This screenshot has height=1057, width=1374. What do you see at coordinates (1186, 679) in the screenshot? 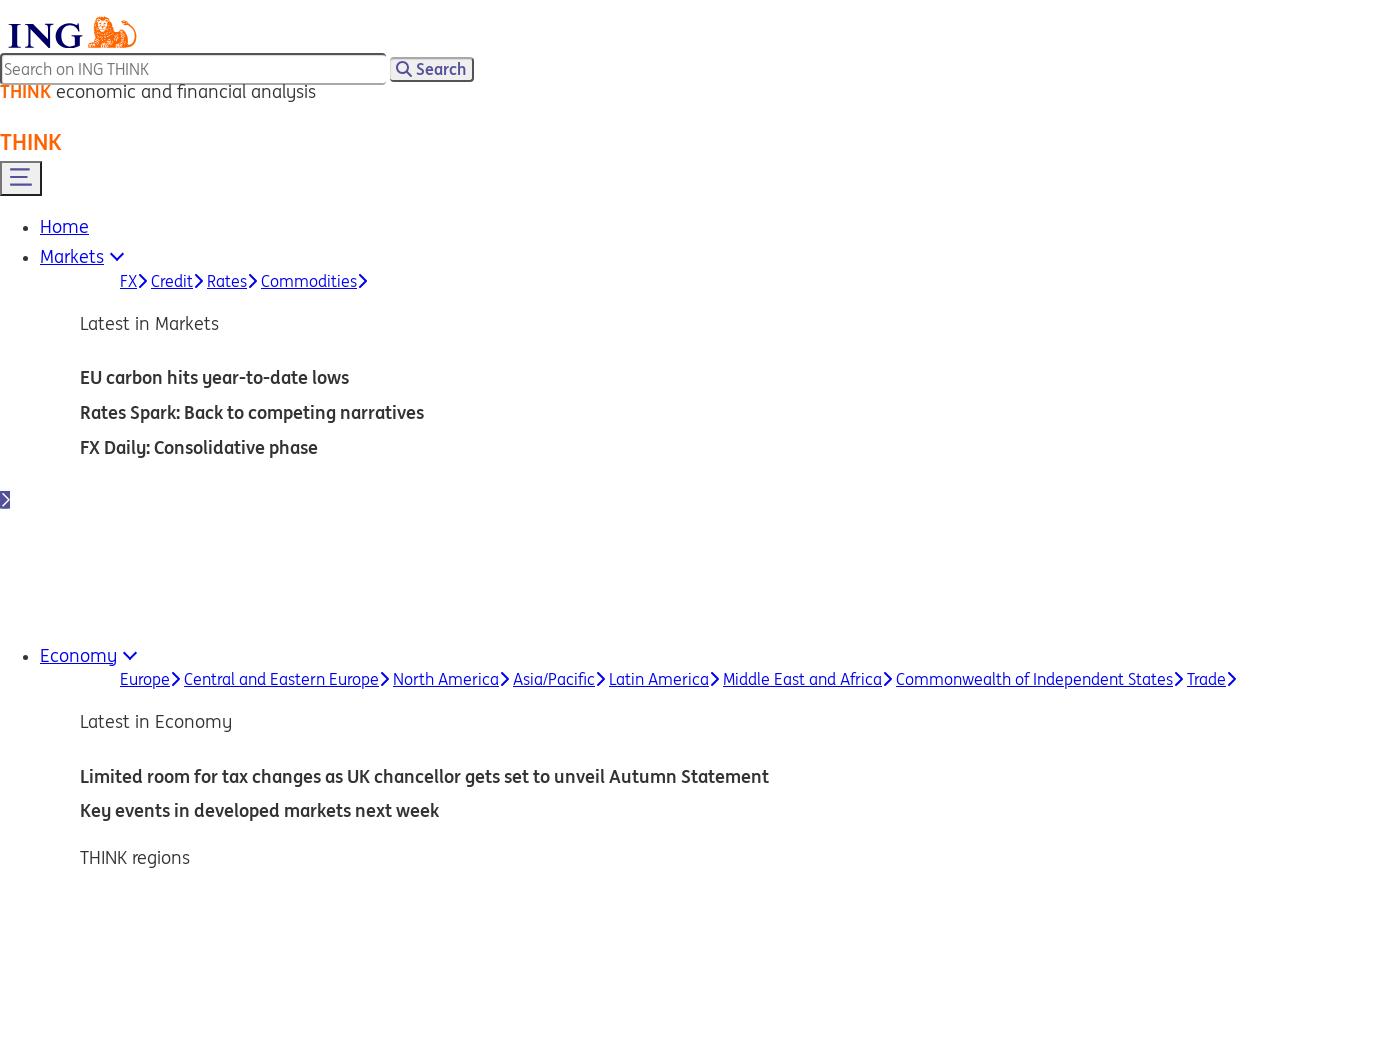
I see `'Trade'` at bounding box center [1186, 679].